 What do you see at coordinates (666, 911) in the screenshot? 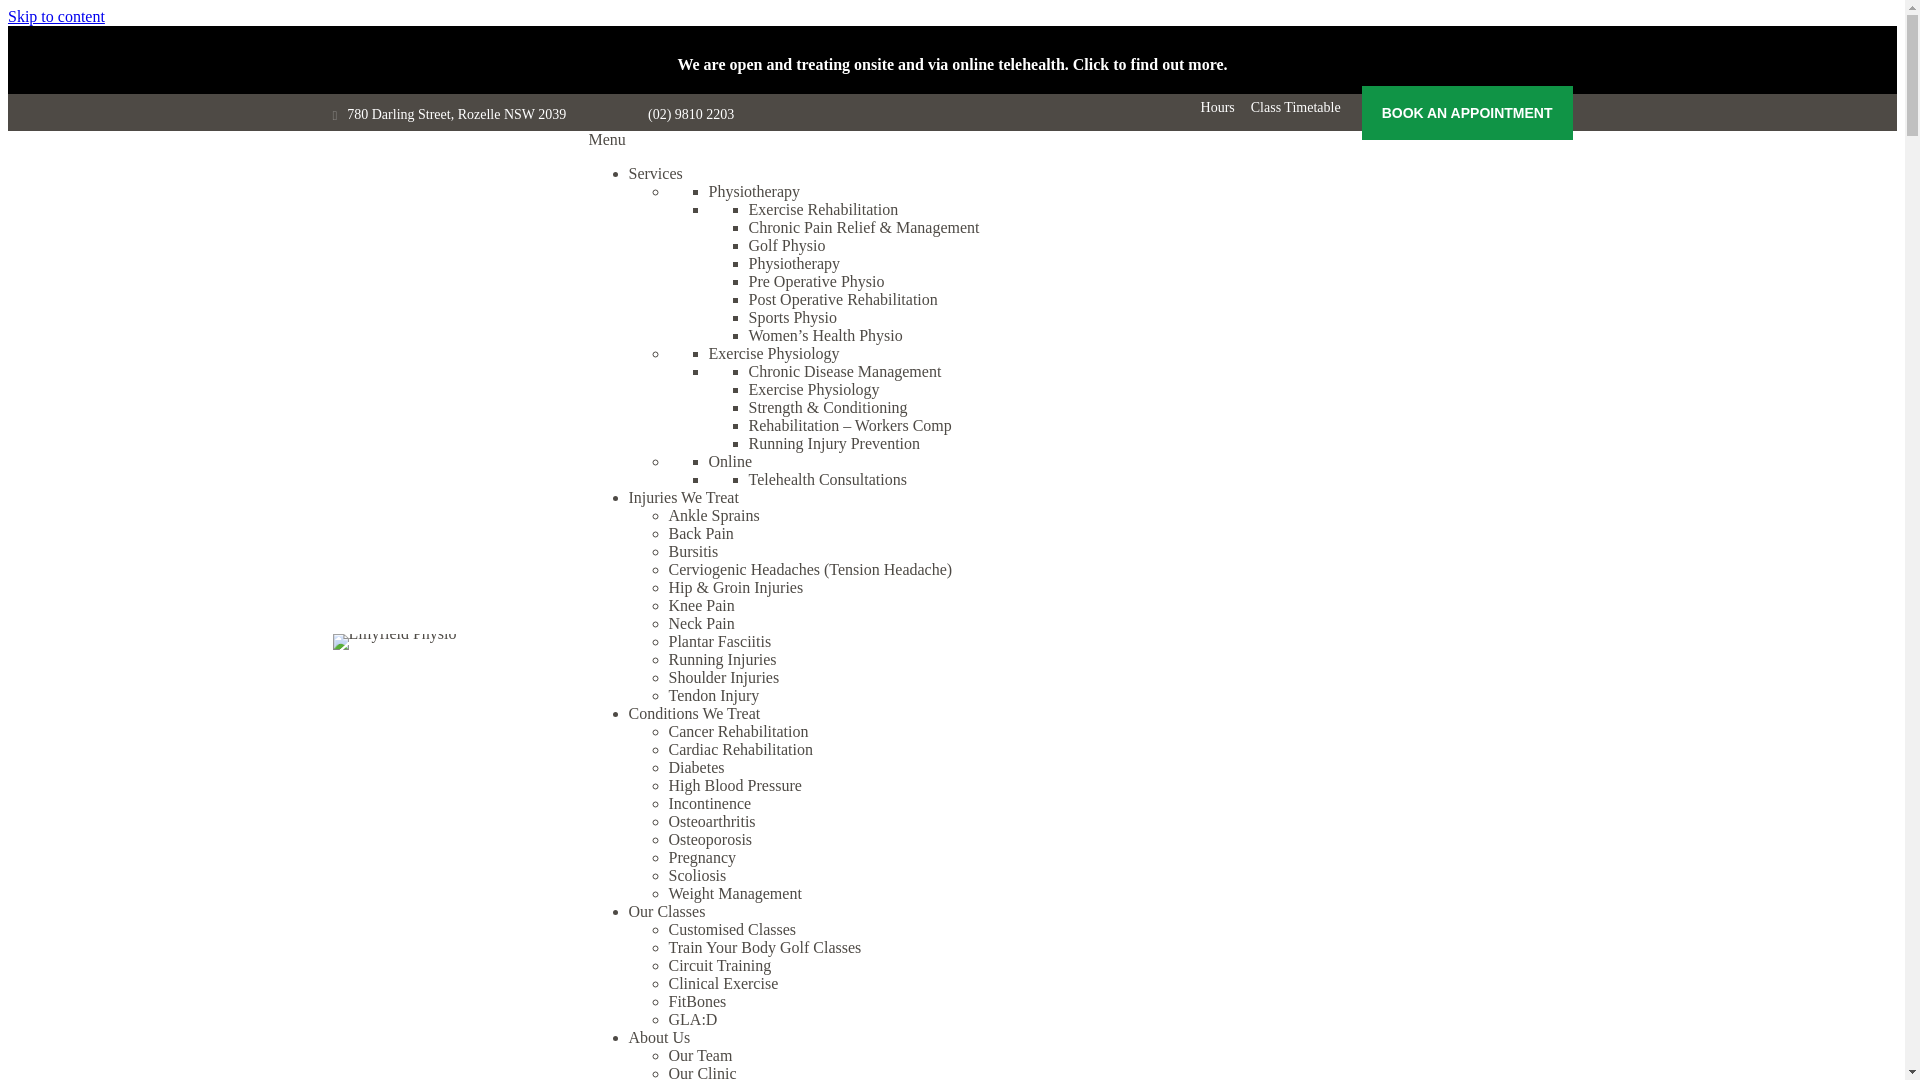
I see `'Our Classes'` at bounding box center [666, 911].